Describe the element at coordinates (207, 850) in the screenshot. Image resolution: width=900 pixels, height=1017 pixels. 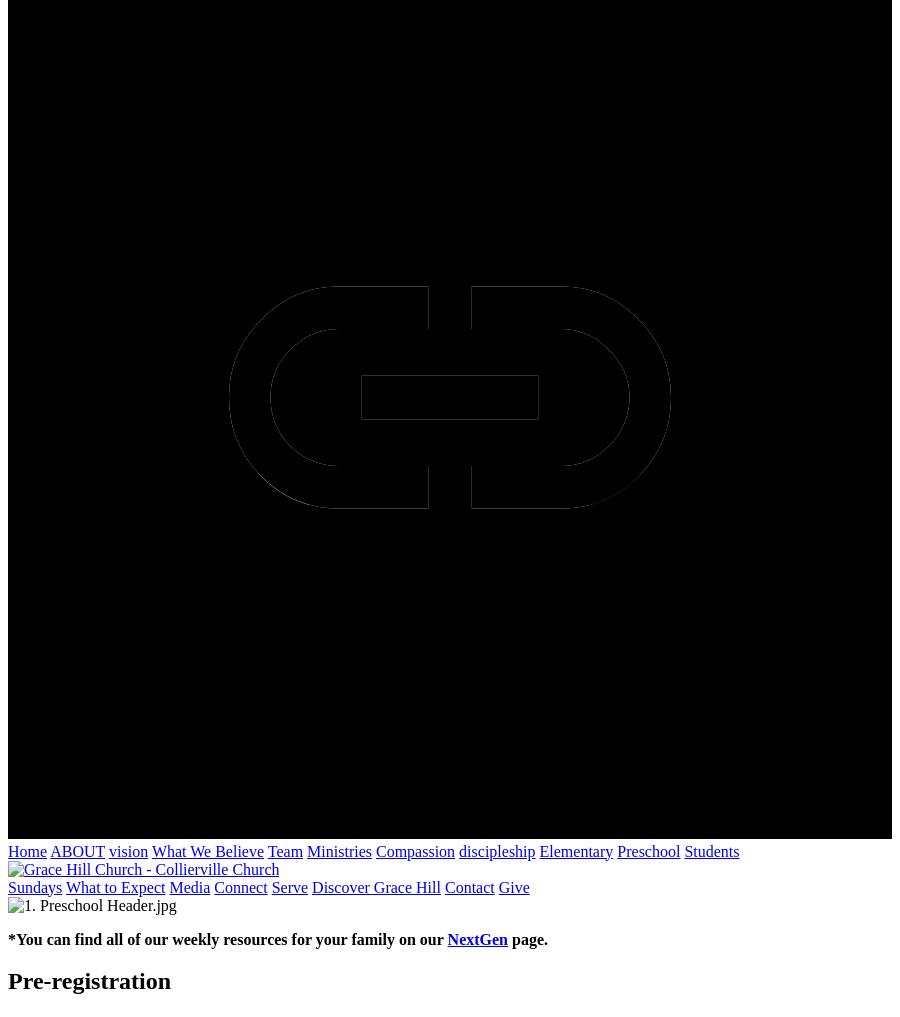
I see `'What We Believe'` at that location.